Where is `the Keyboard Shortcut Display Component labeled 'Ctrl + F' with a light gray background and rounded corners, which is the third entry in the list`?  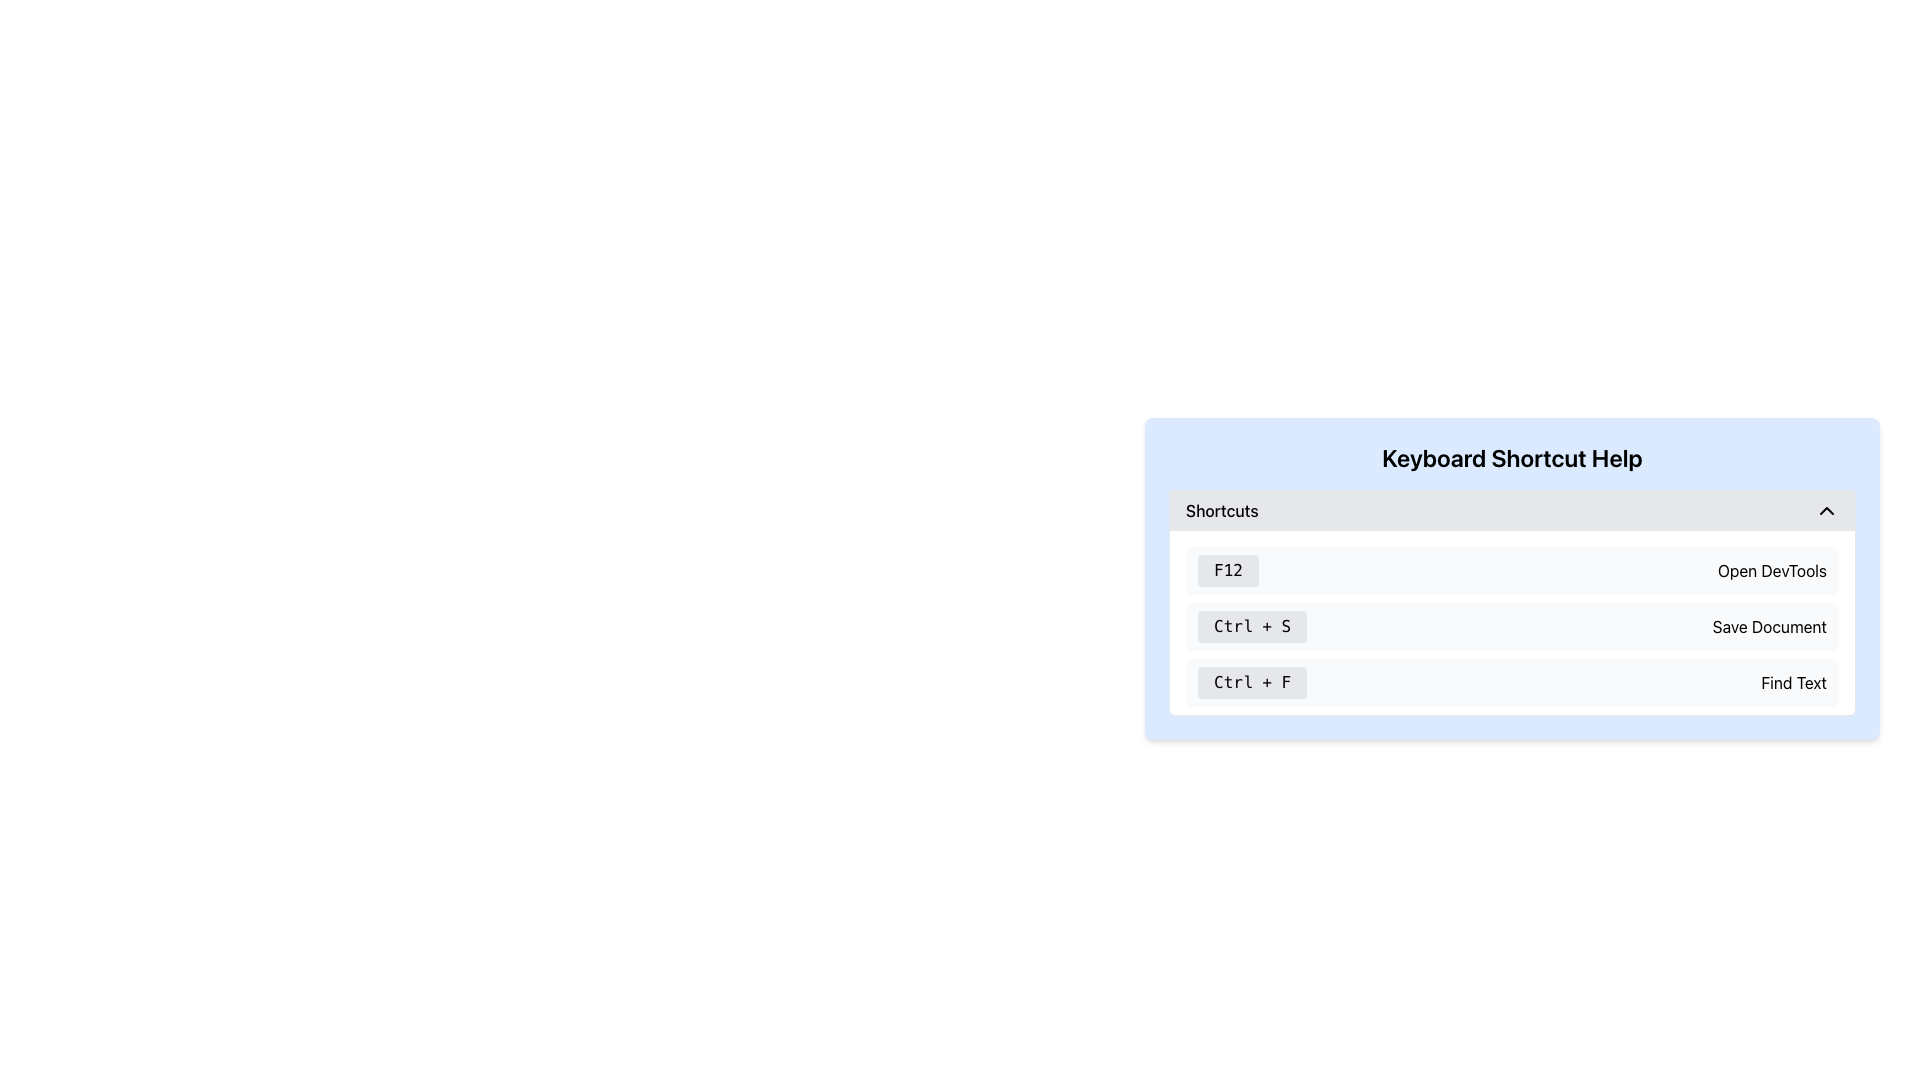
the Keyboard Shortcut Display Component labeled 'Ctrl + F' with a light gray background and rounded corners, which is the third entry in the list is located at coordinates (1512, 681).